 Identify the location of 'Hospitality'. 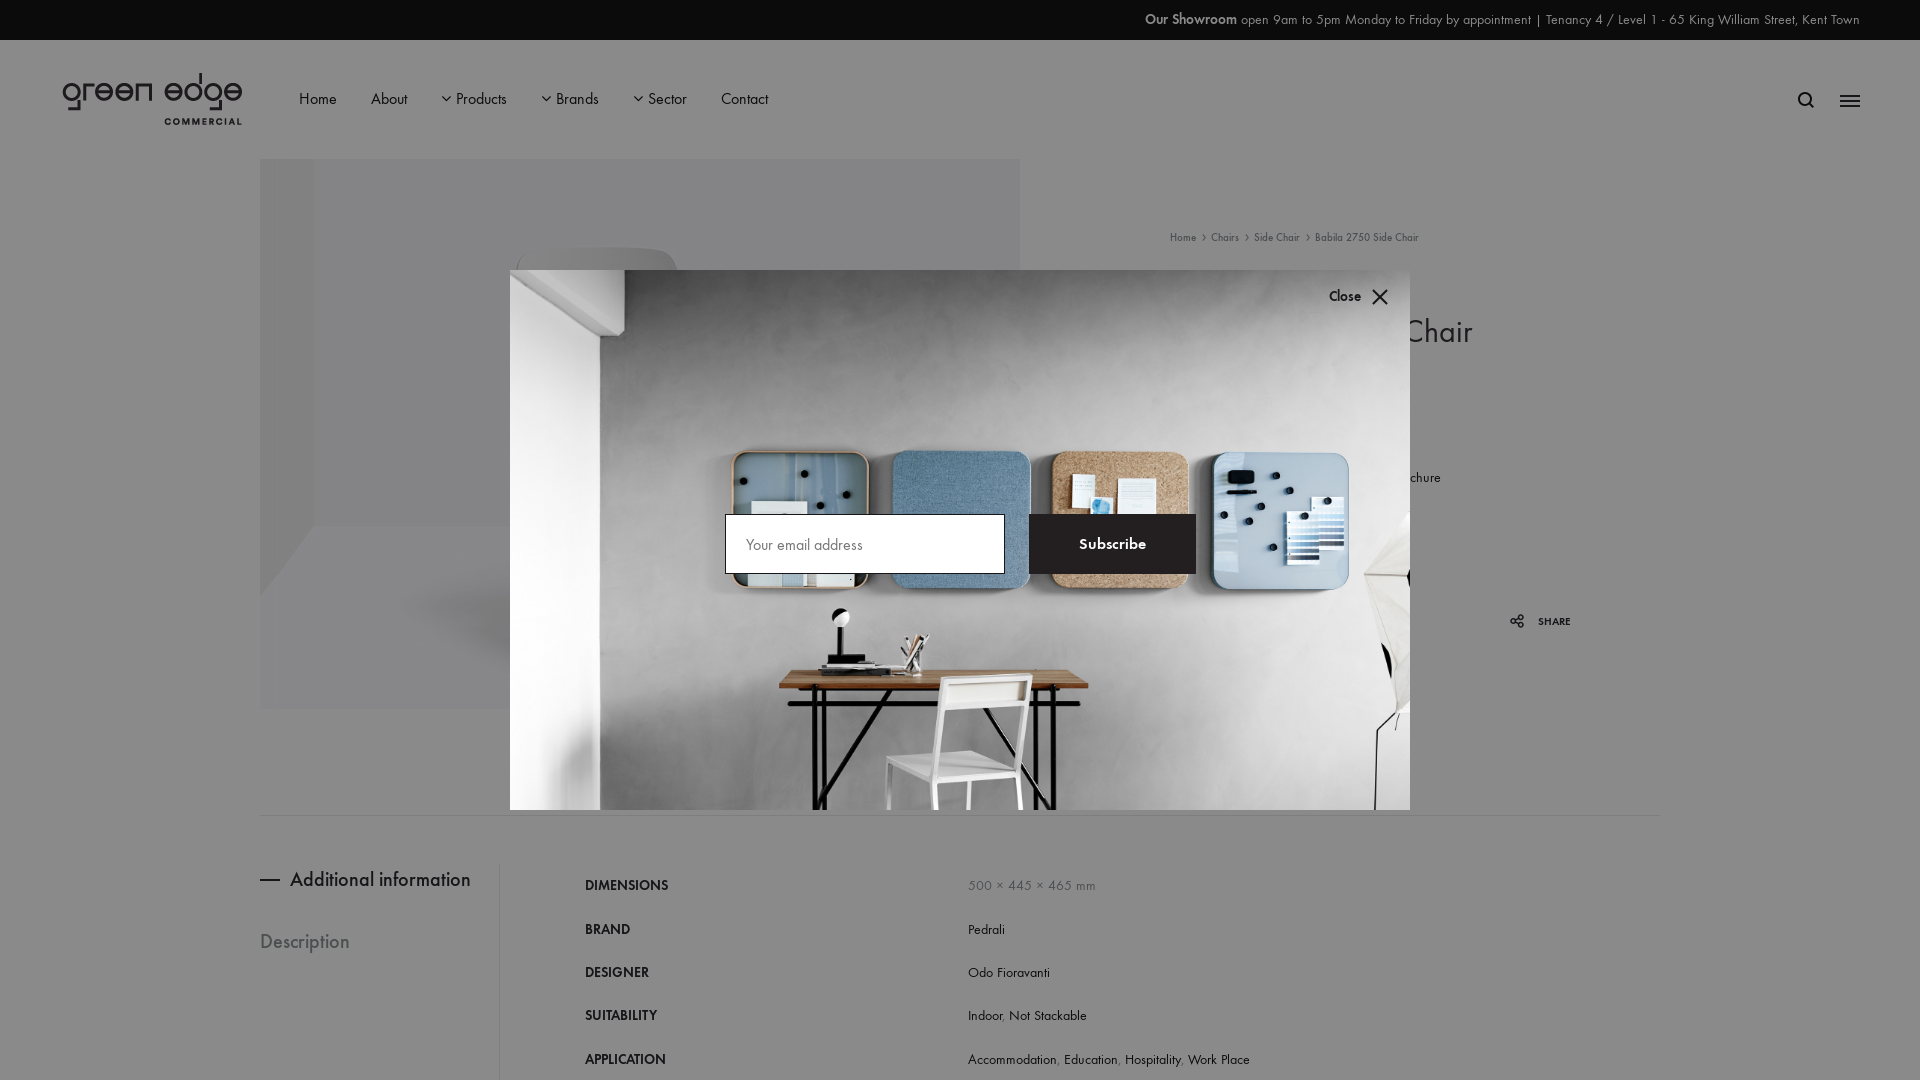
(1152, 1058).